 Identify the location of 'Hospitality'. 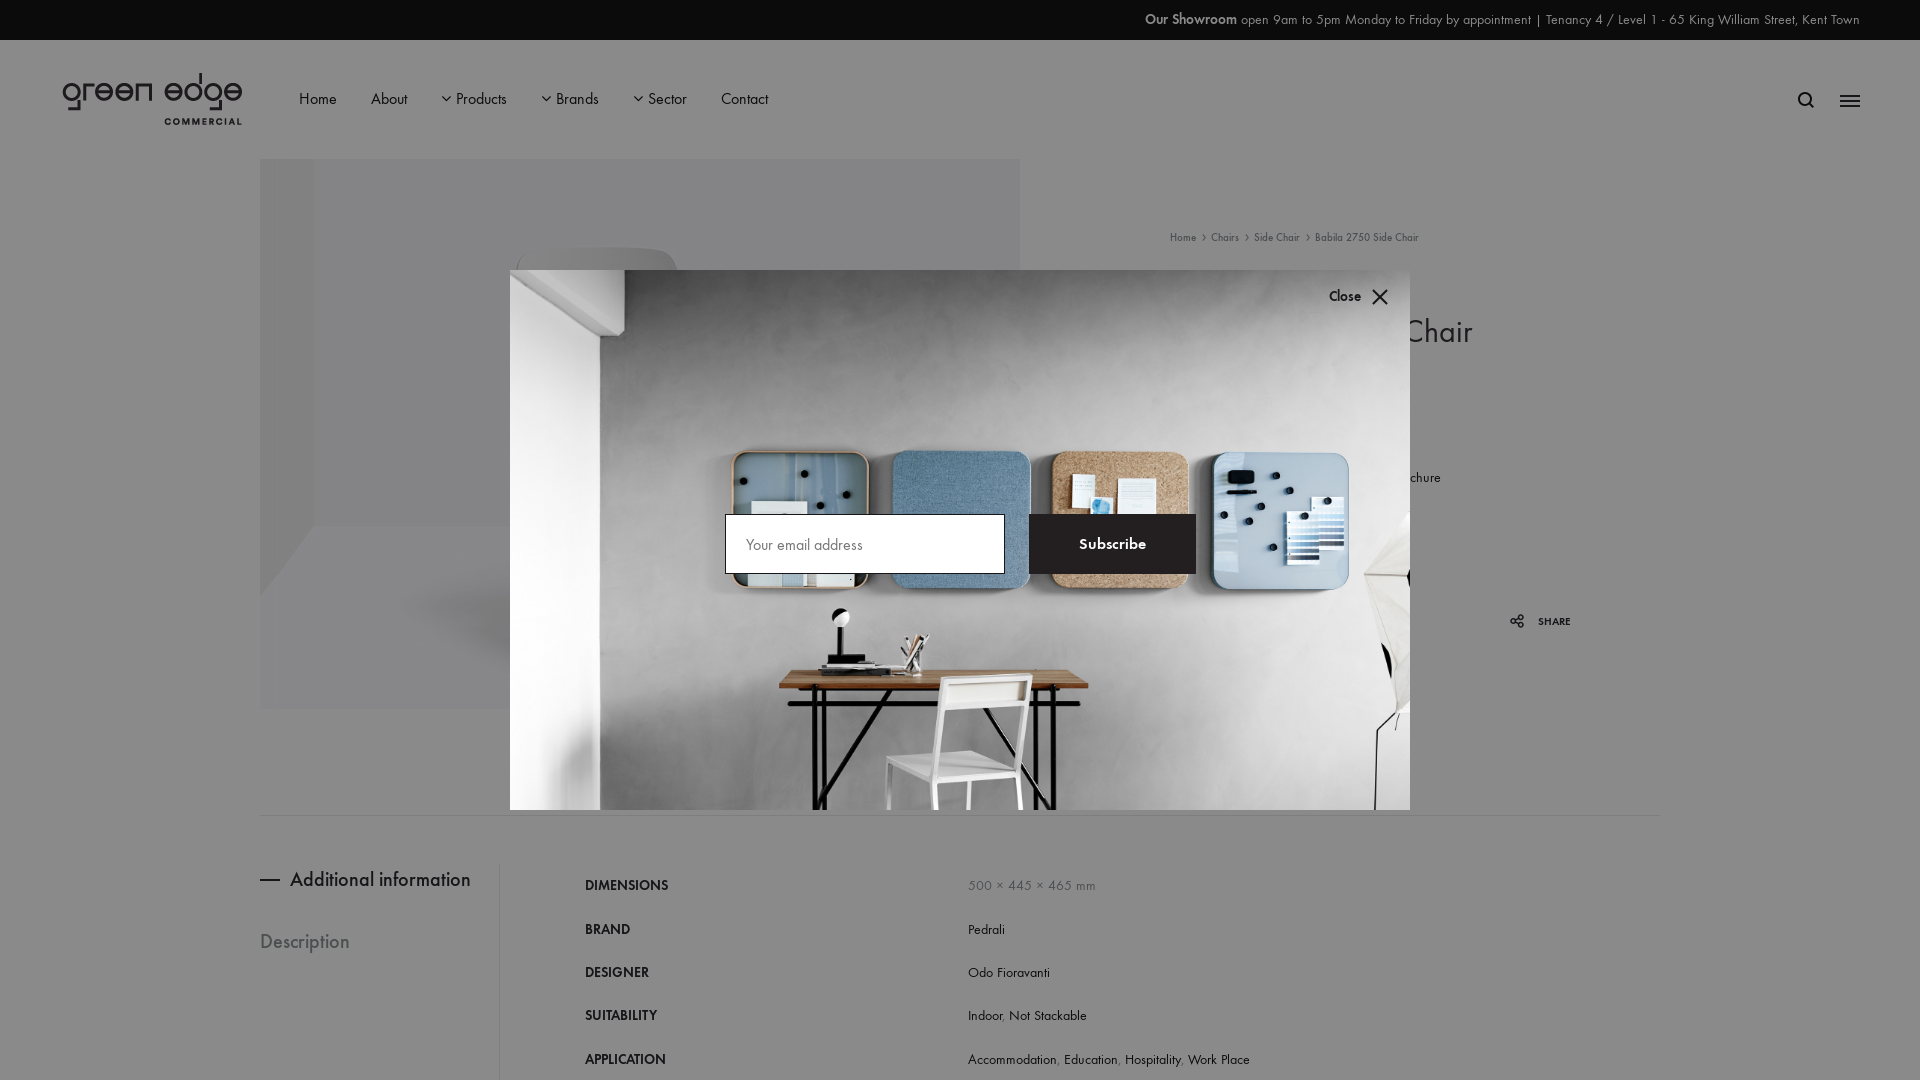
(1152, 1058).